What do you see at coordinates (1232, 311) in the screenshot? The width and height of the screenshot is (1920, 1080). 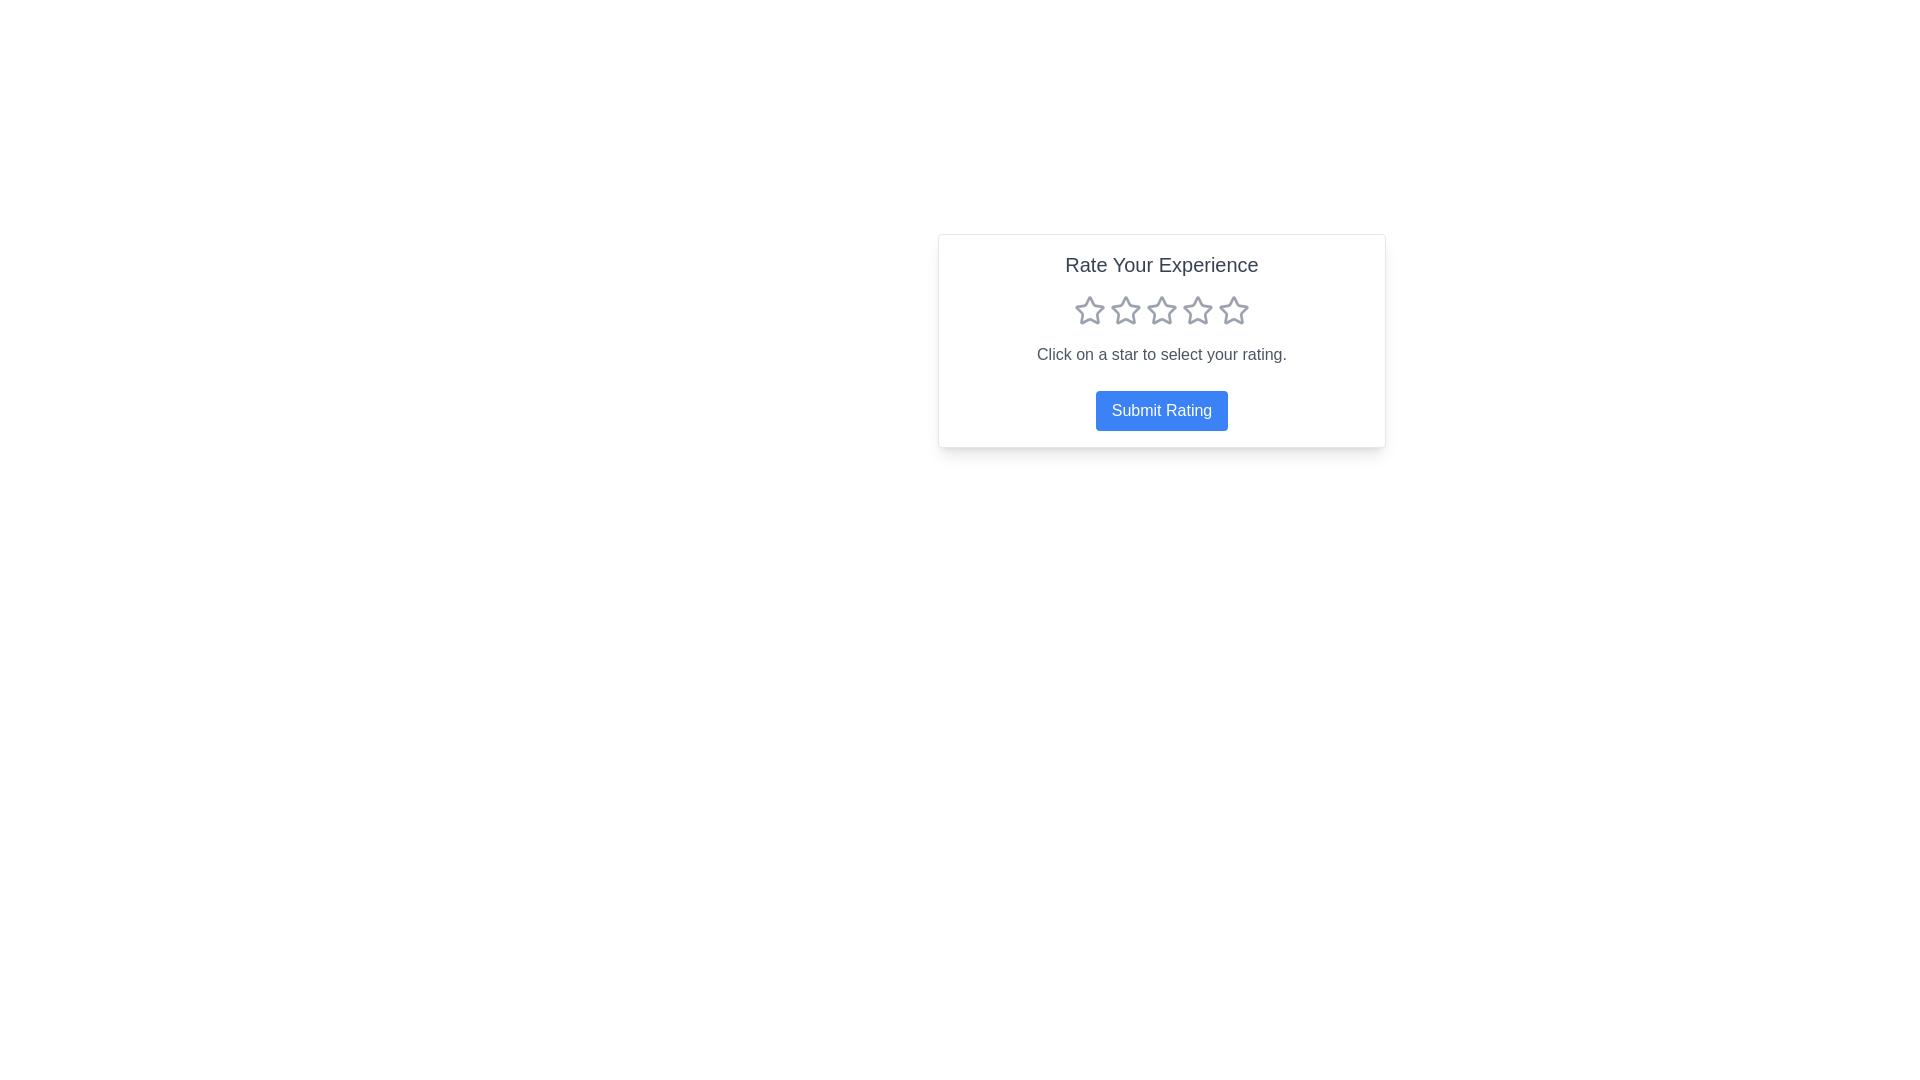 I see `the eighth rating star icon, used for rating experience, to enable accessibility navigation` at bounding box center [1232, 311].